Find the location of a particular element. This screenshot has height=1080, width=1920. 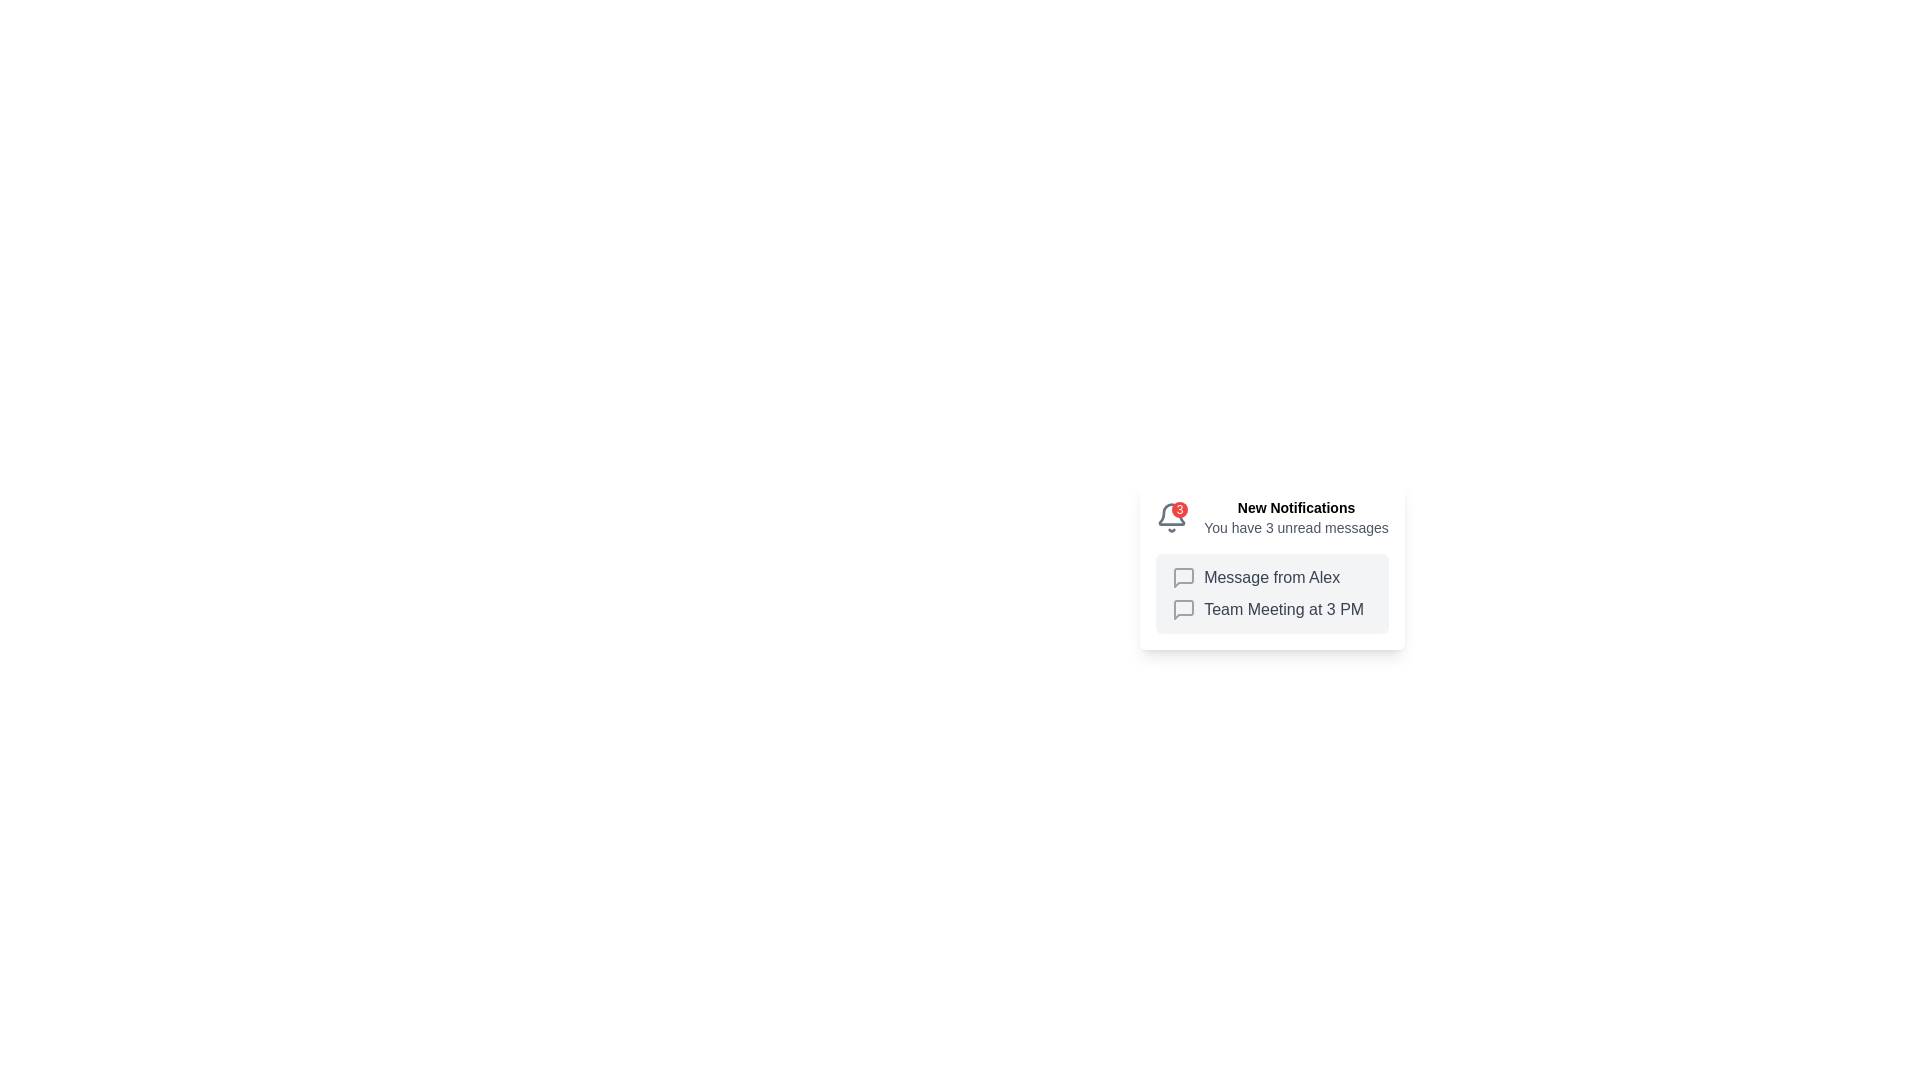

the speech bubble icon in the notification item that states 'Team Meeting at 3 PM' to initiate a related action is located at coordinates (1271, 608).